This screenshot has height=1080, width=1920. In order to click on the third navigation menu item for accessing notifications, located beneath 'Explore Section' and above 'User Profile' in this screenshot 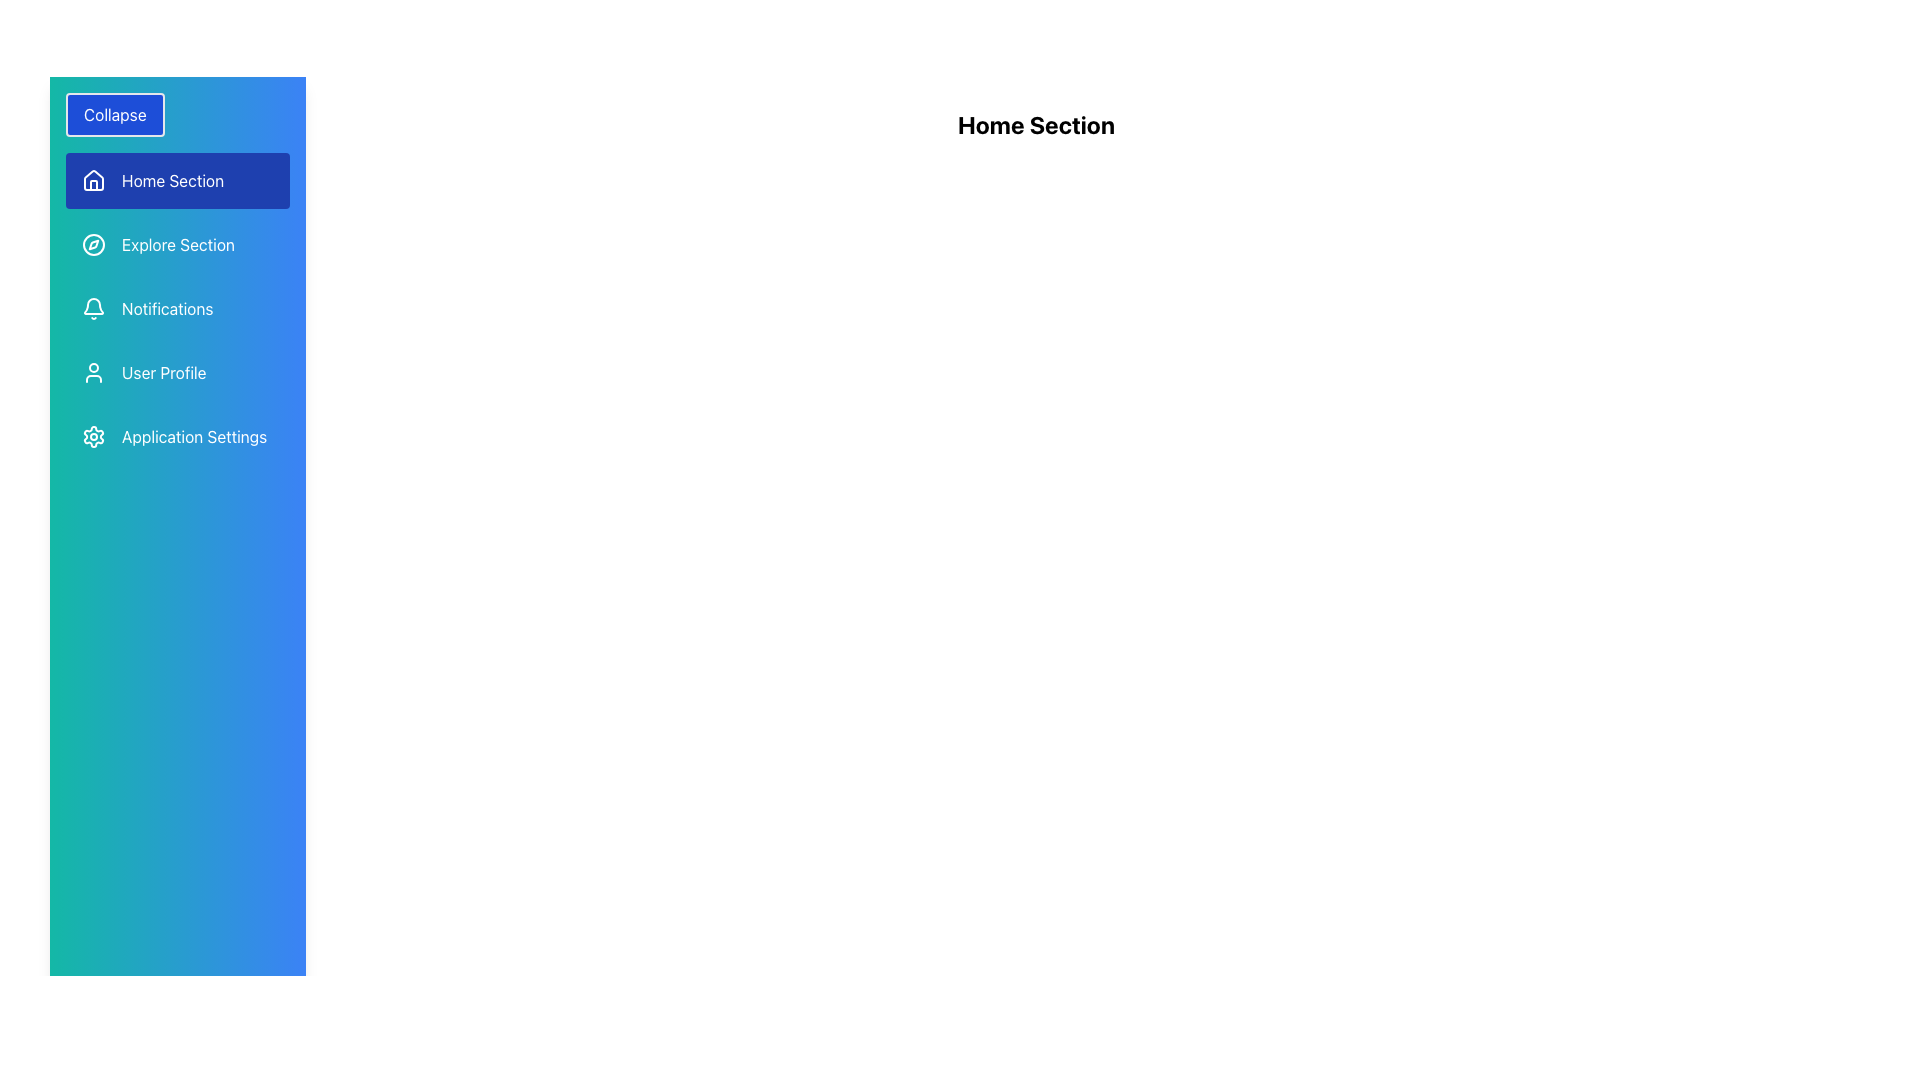, I will do `click(177, 308)`.